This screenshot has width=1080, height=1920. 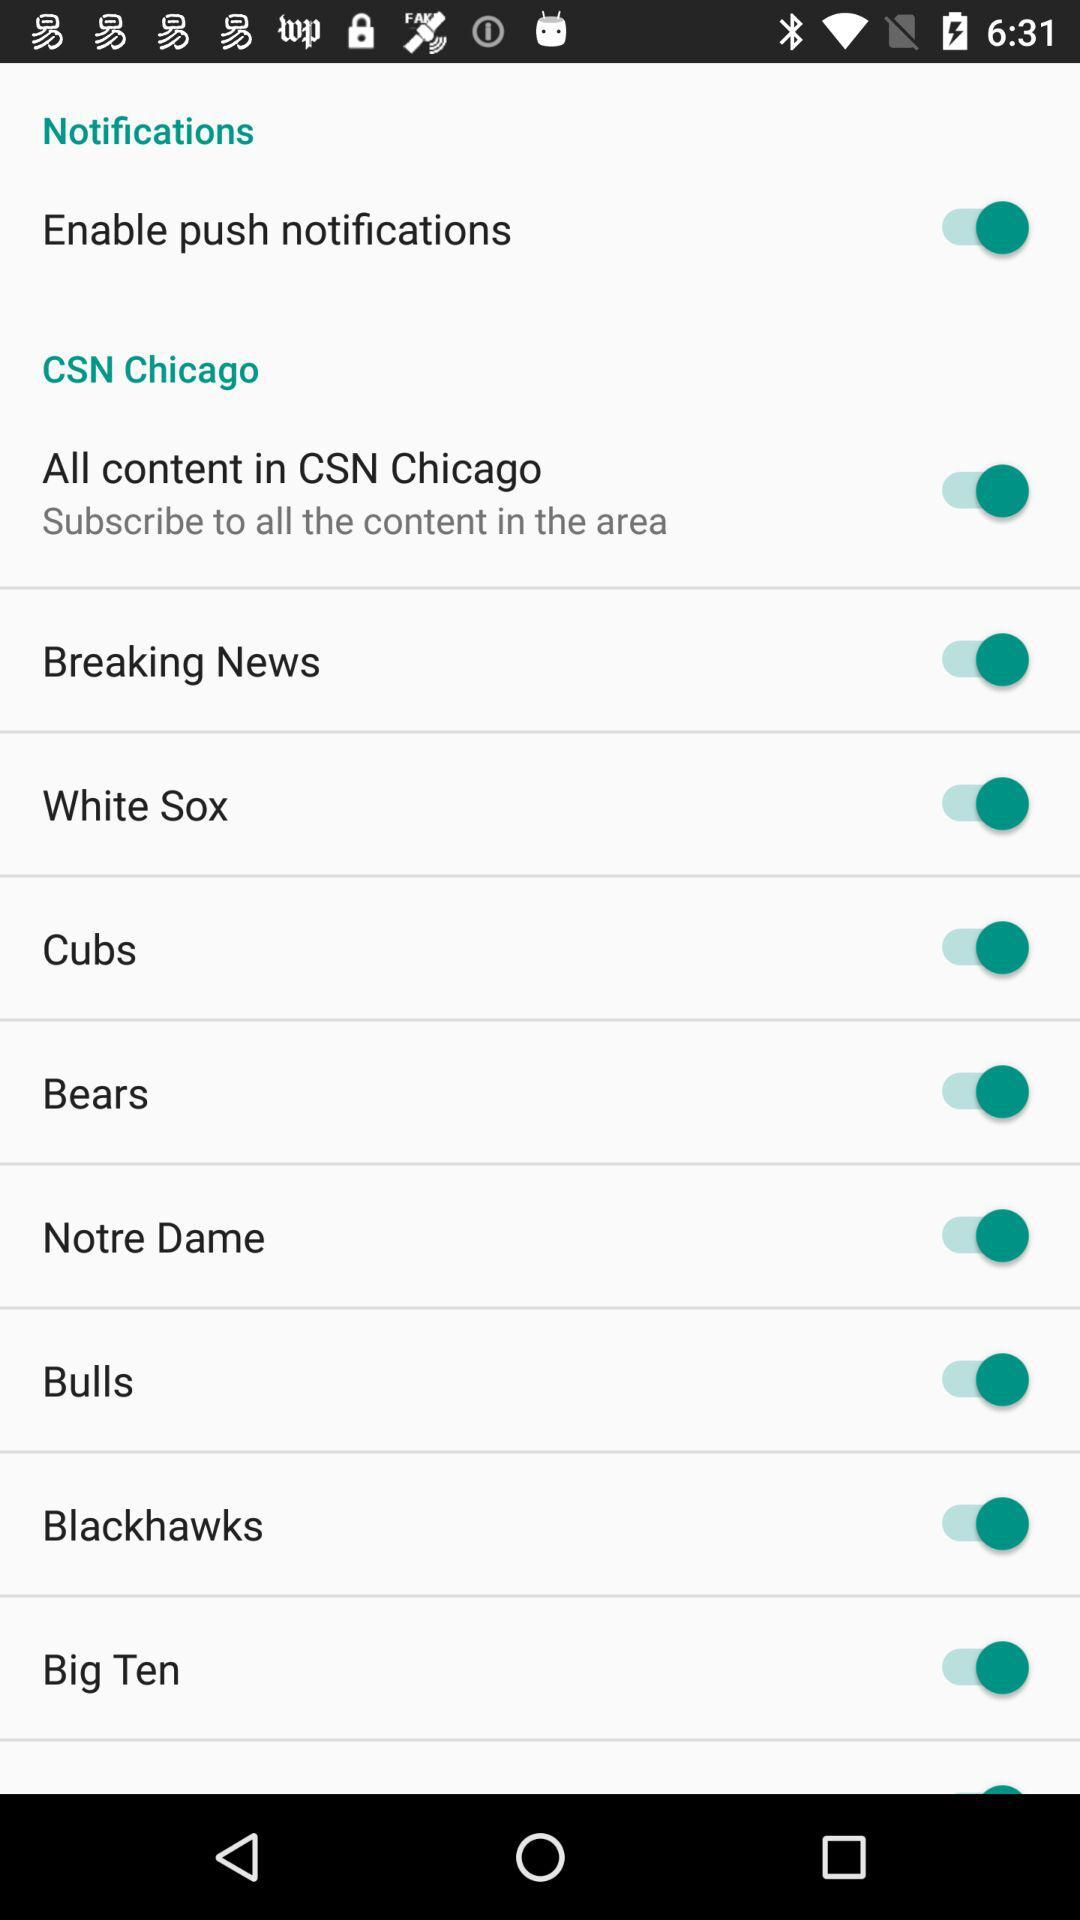 I want to click on big ten app, so click(x=111, y=1668).